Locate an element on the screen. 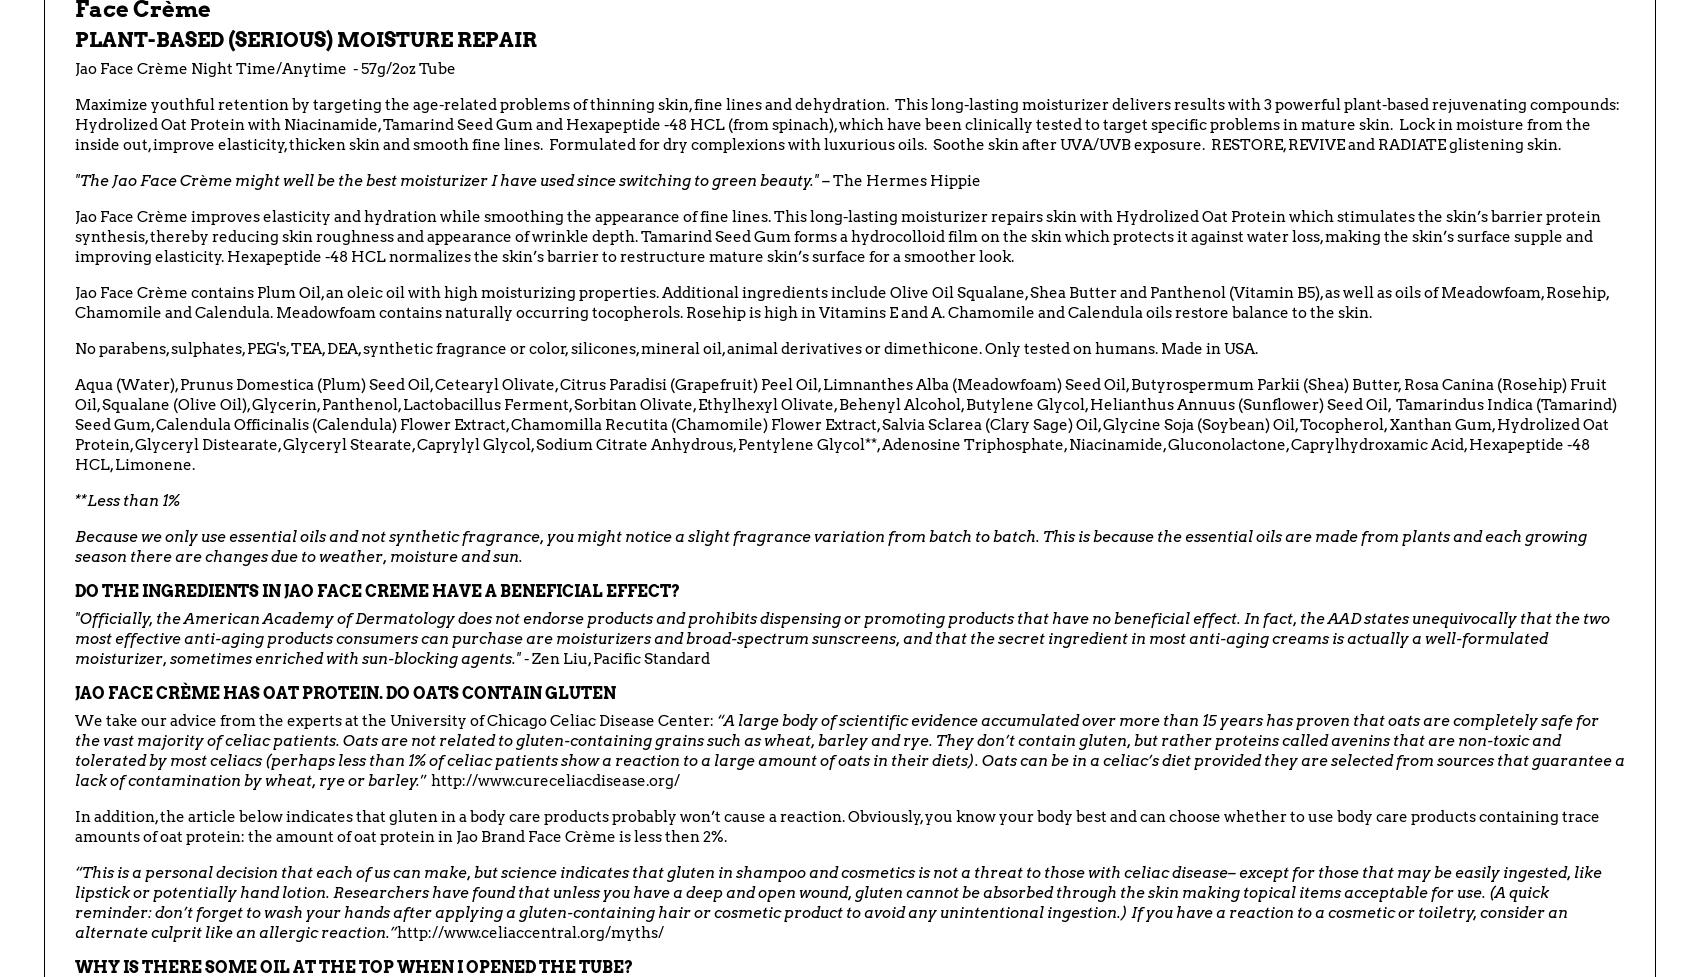 This screenshot has height=977, width=1700. 'Jao Face Crème contains Plum Oil, an oleic oil with high moisturizing properties. Additional ingredients include Olive Oil Squalane, Shea Butter and Panthenol (Vitamin B5), as well as oils of Meadowfoam, Rosehip, Chamomile and Calendula. Meadowfoam contains naturally occurring tocopherols. Rosehip is high in Vitamins E and A. Chamomile and Calendula oils restore balance to the skin.' is located at coordinates (74, 301).